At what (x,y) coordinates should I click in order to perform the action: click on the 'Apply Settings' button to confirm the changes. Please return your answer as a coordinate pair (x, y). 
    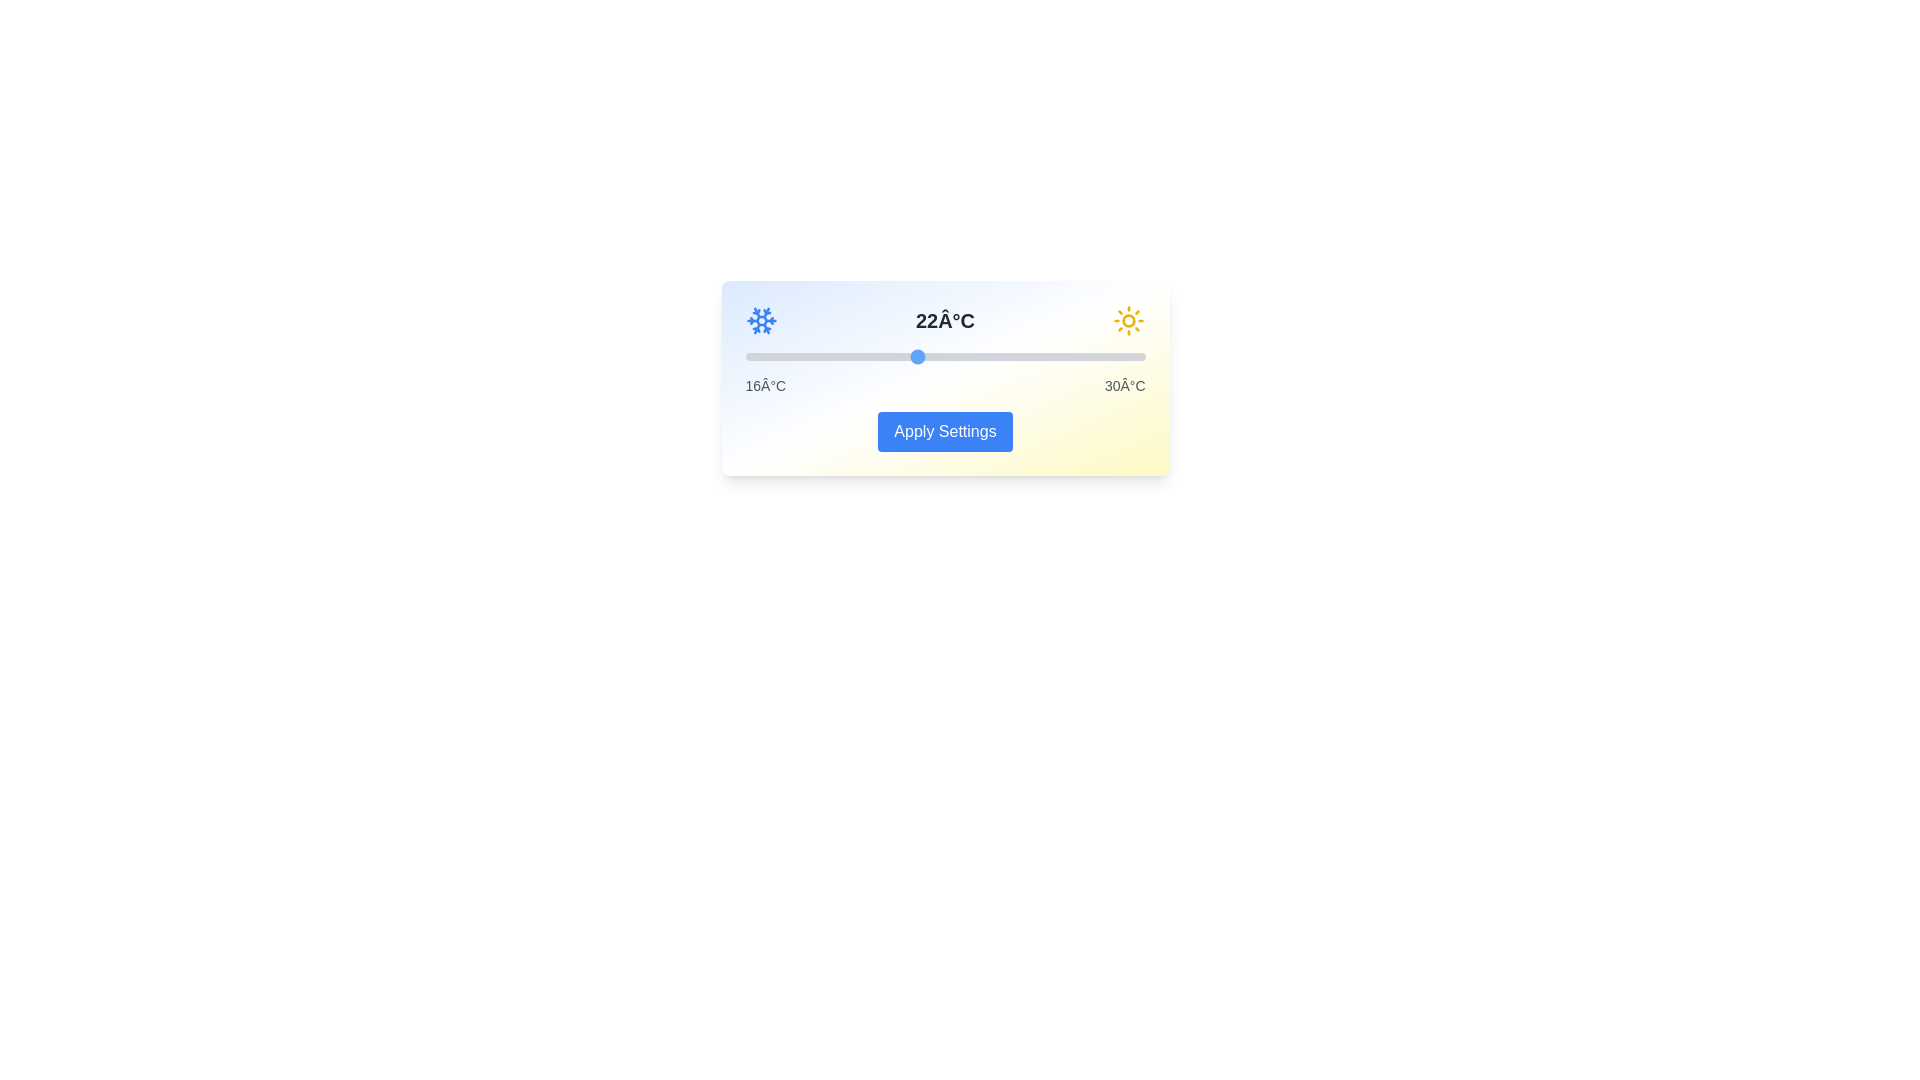
    Looking at the image, I should click on (944, 431).